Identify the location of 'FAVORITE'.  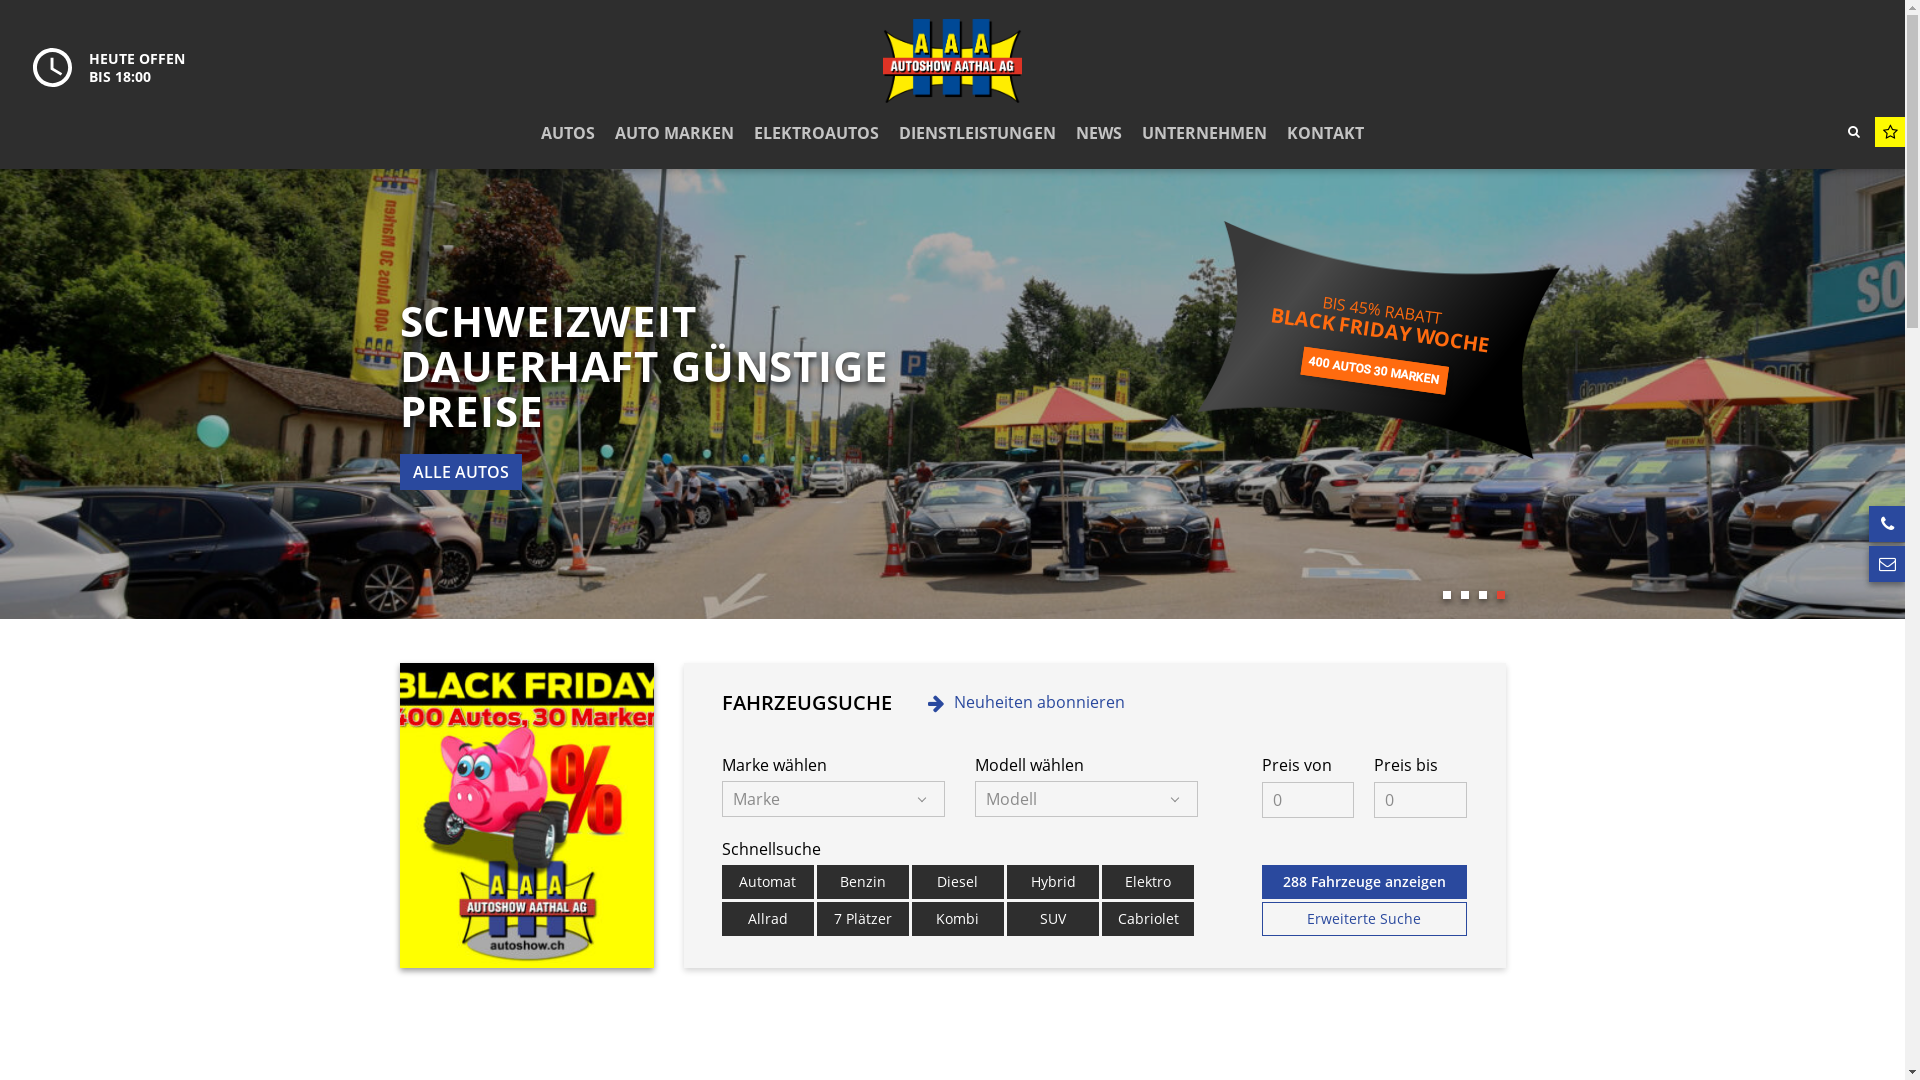
(1889, 131).